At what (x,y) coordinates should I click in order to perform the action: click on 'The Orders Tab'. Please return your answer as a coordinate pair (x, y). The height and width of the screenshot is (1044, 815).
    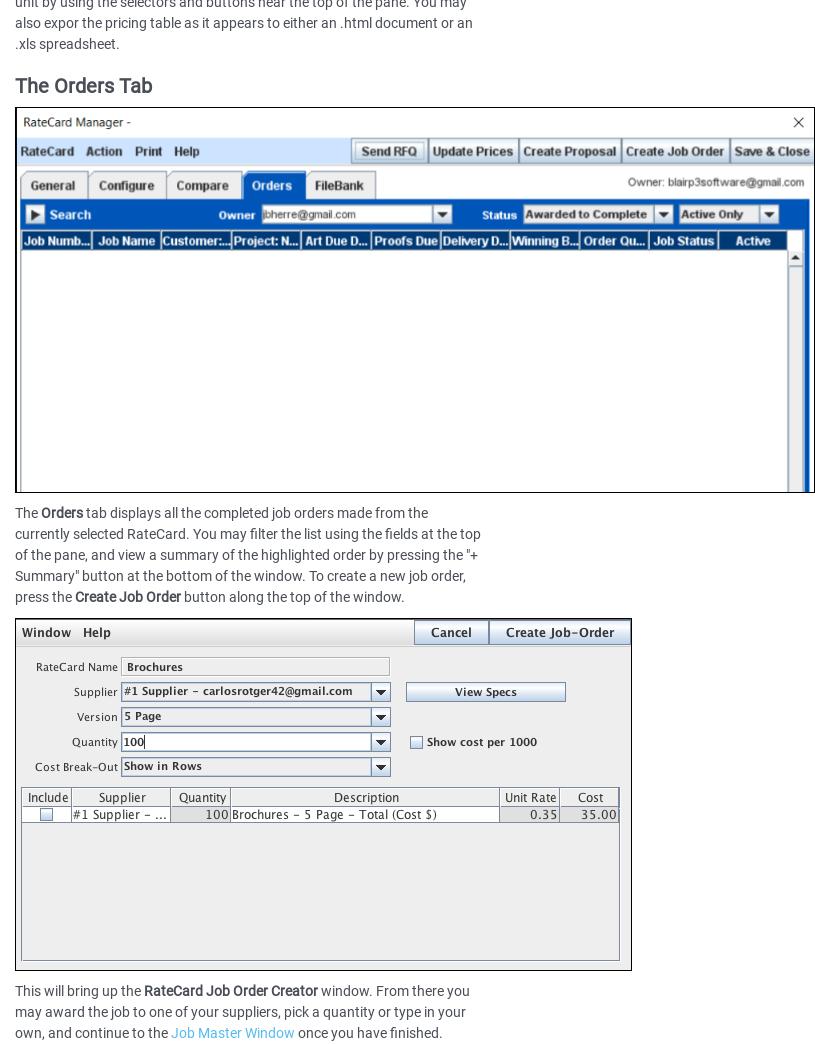
    Looking at the image, I should click on (82, 86).